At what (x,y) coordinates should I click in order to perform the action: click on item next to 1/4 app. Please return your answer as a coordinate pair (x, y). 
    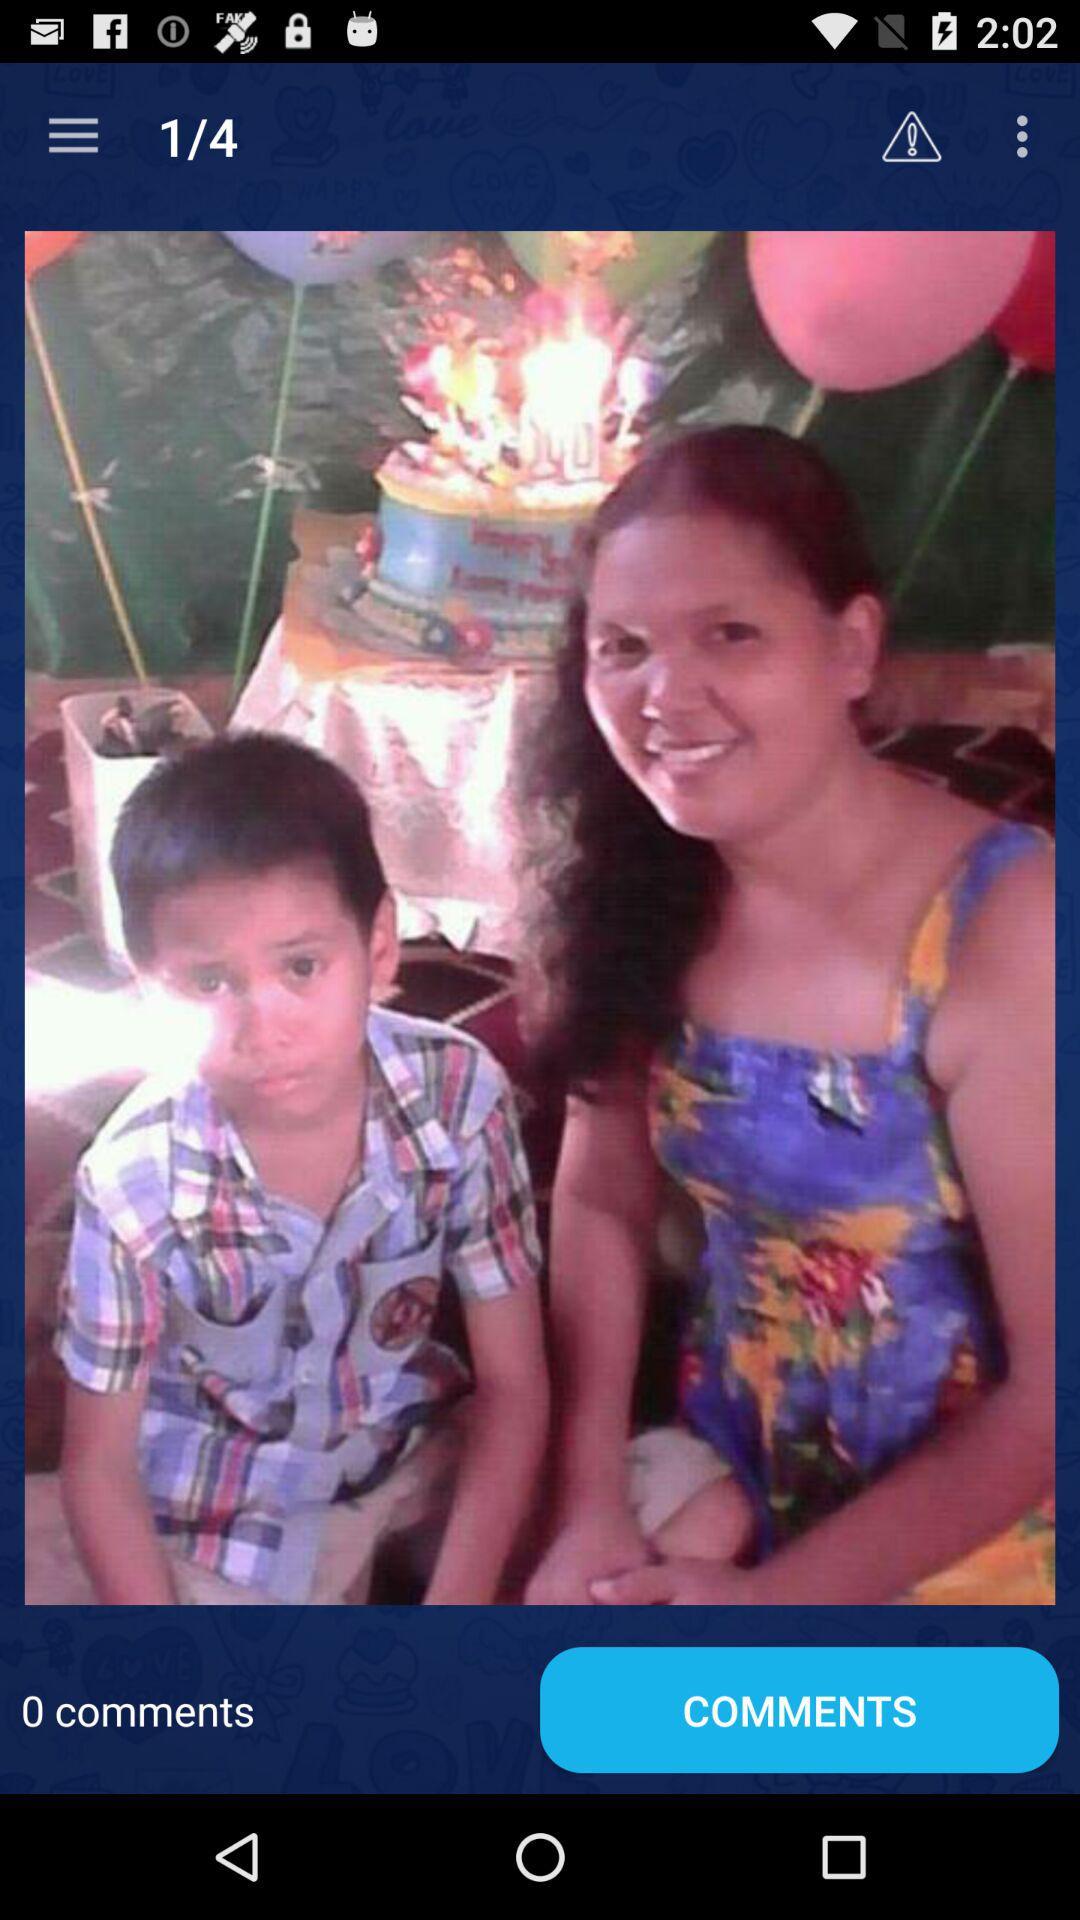
    Looking at the image, I should click on (911, 135).